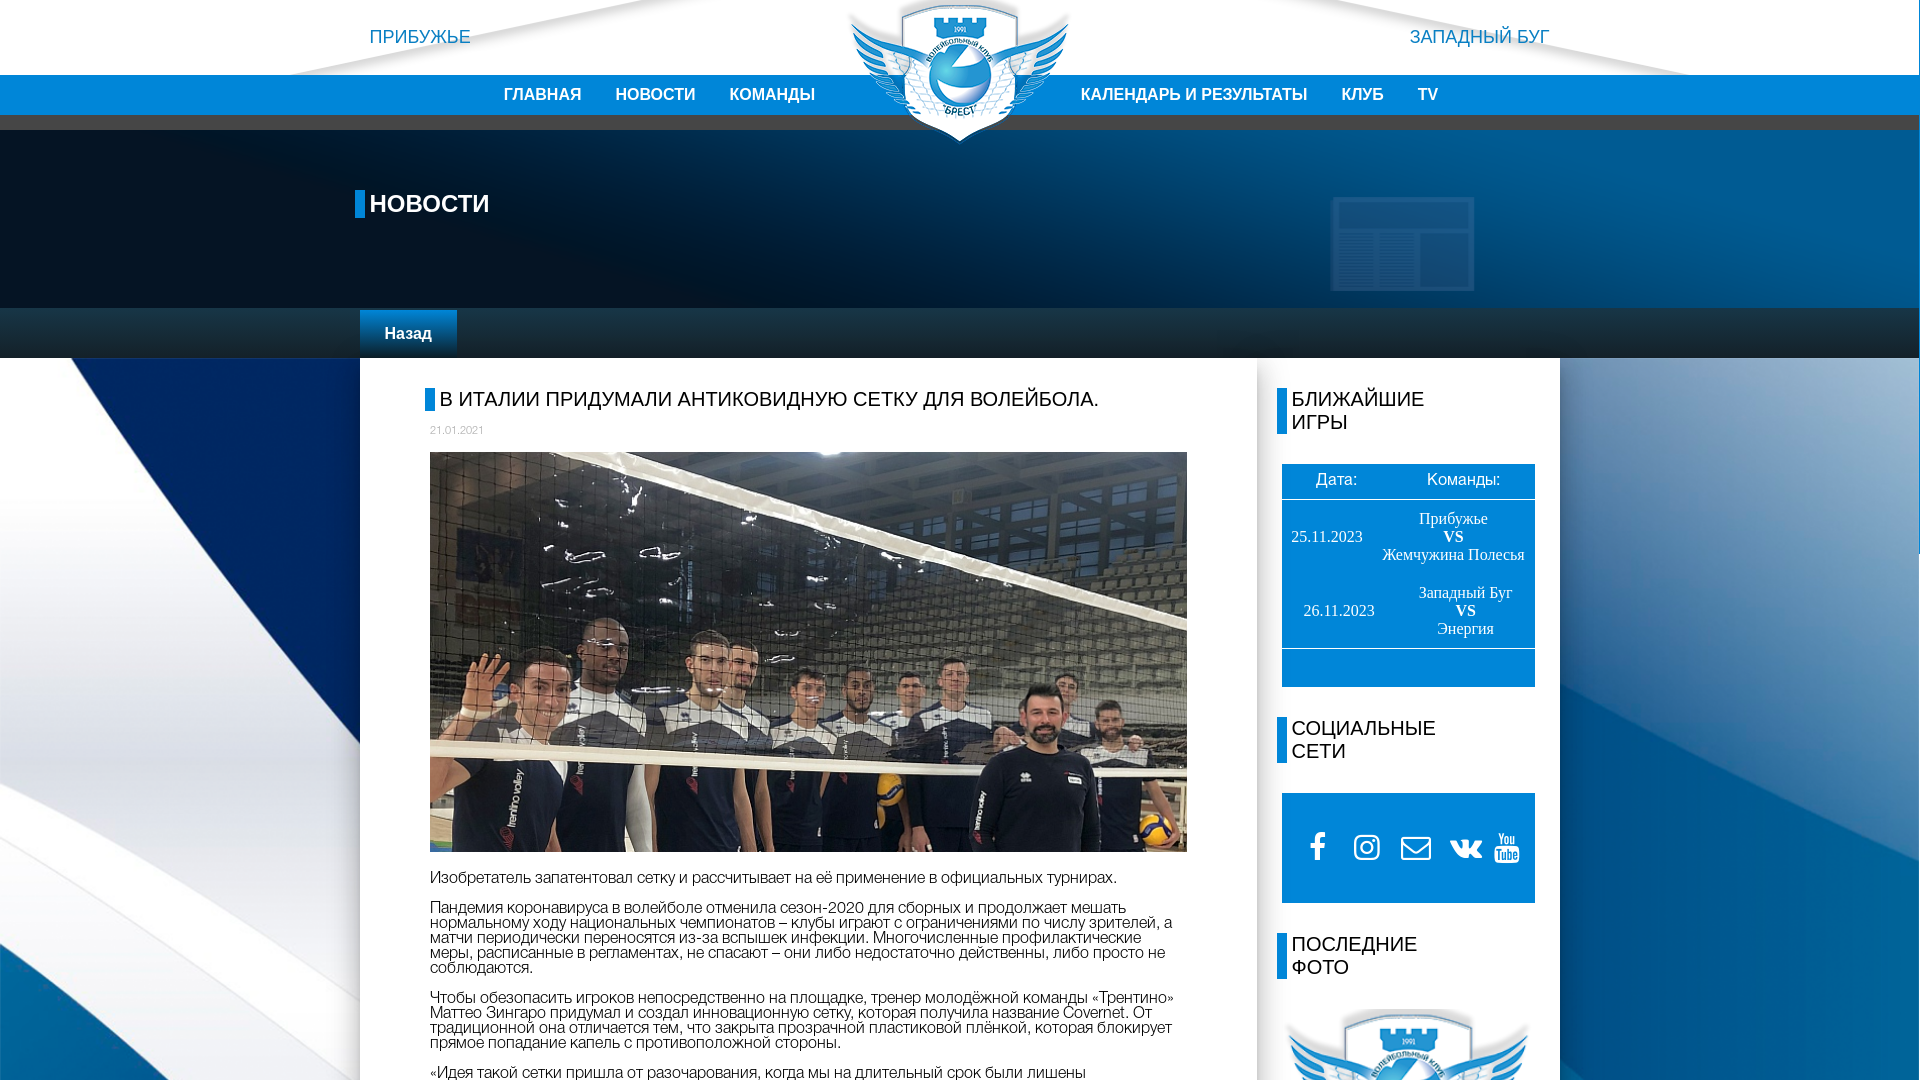 This screenshot has height=1080, width=1920. Describe the element at coordinates (1427, 95) in the screenshot. I see `'TV'` at that location.